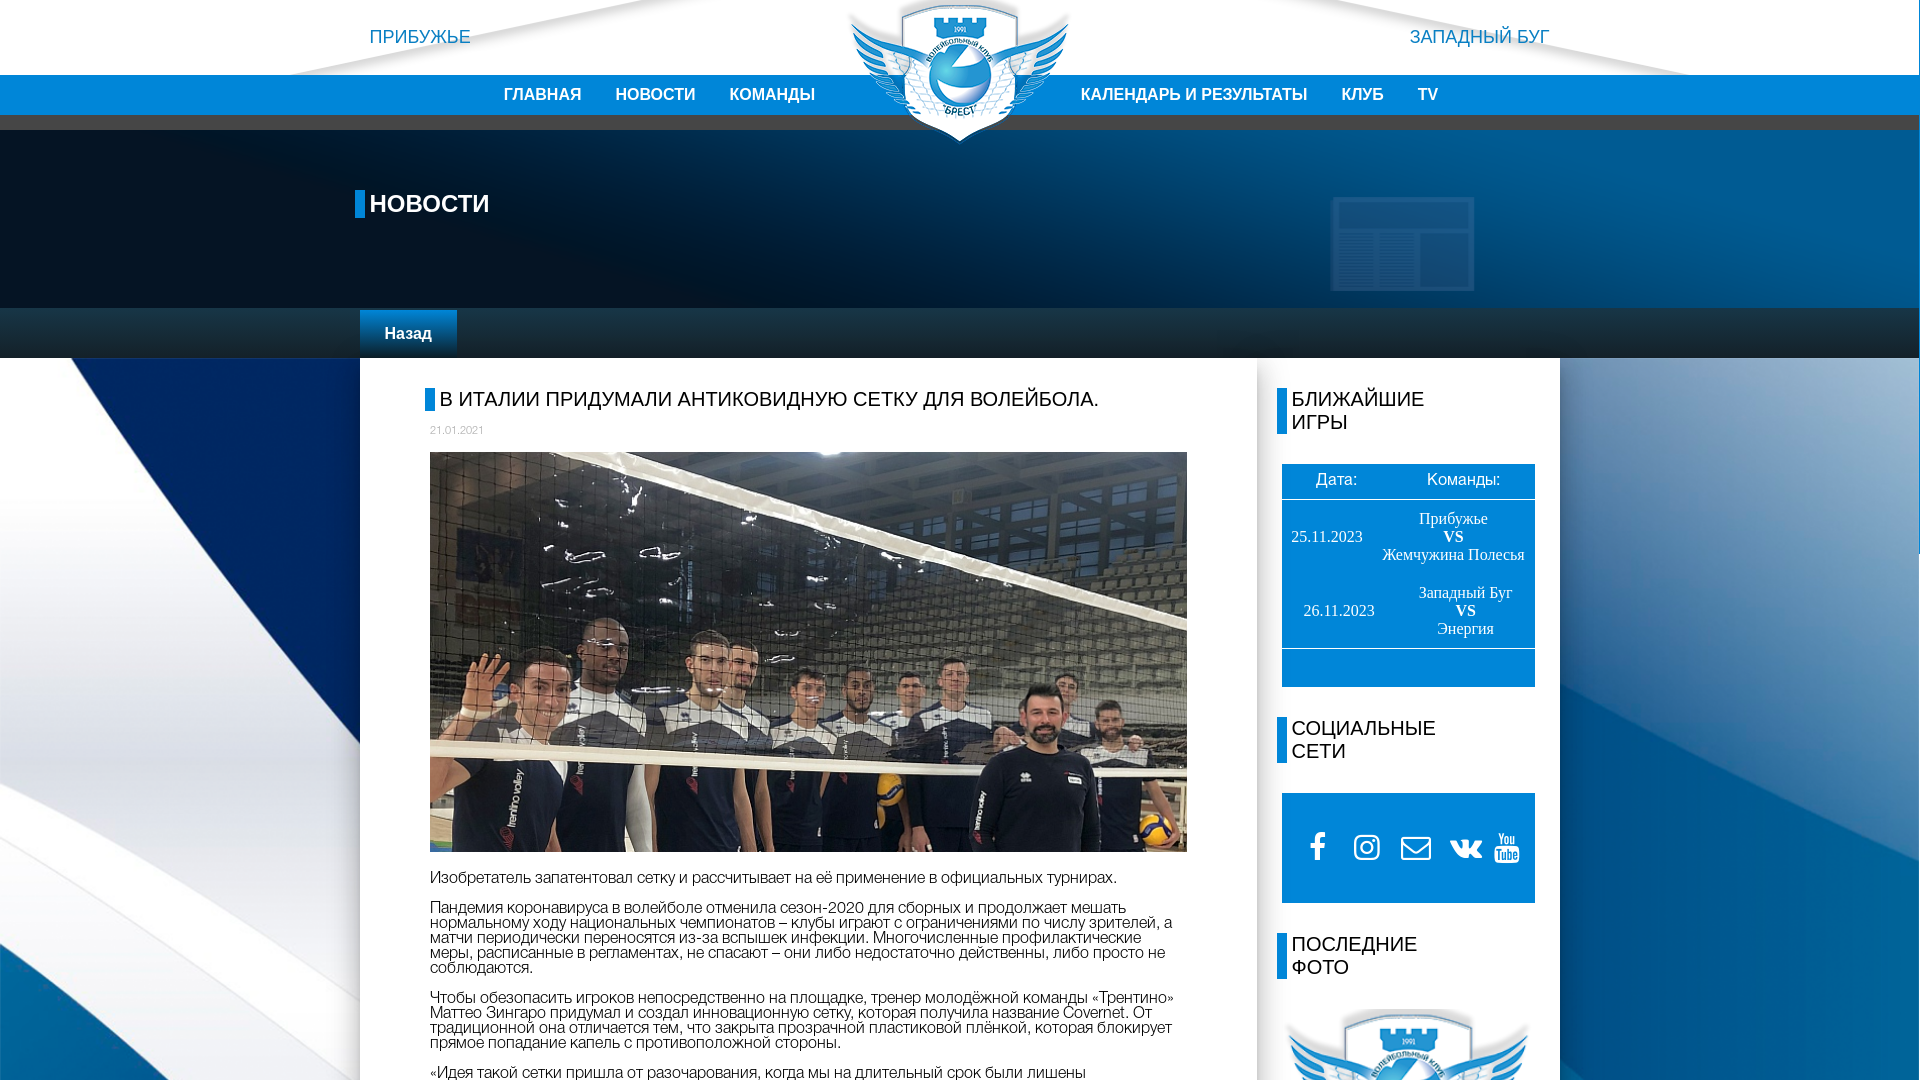 This screenshot has height=1080, width=1920. Describe the element at coordinates (1427, 95) in the screenshot. I see `'TV'` at that location.